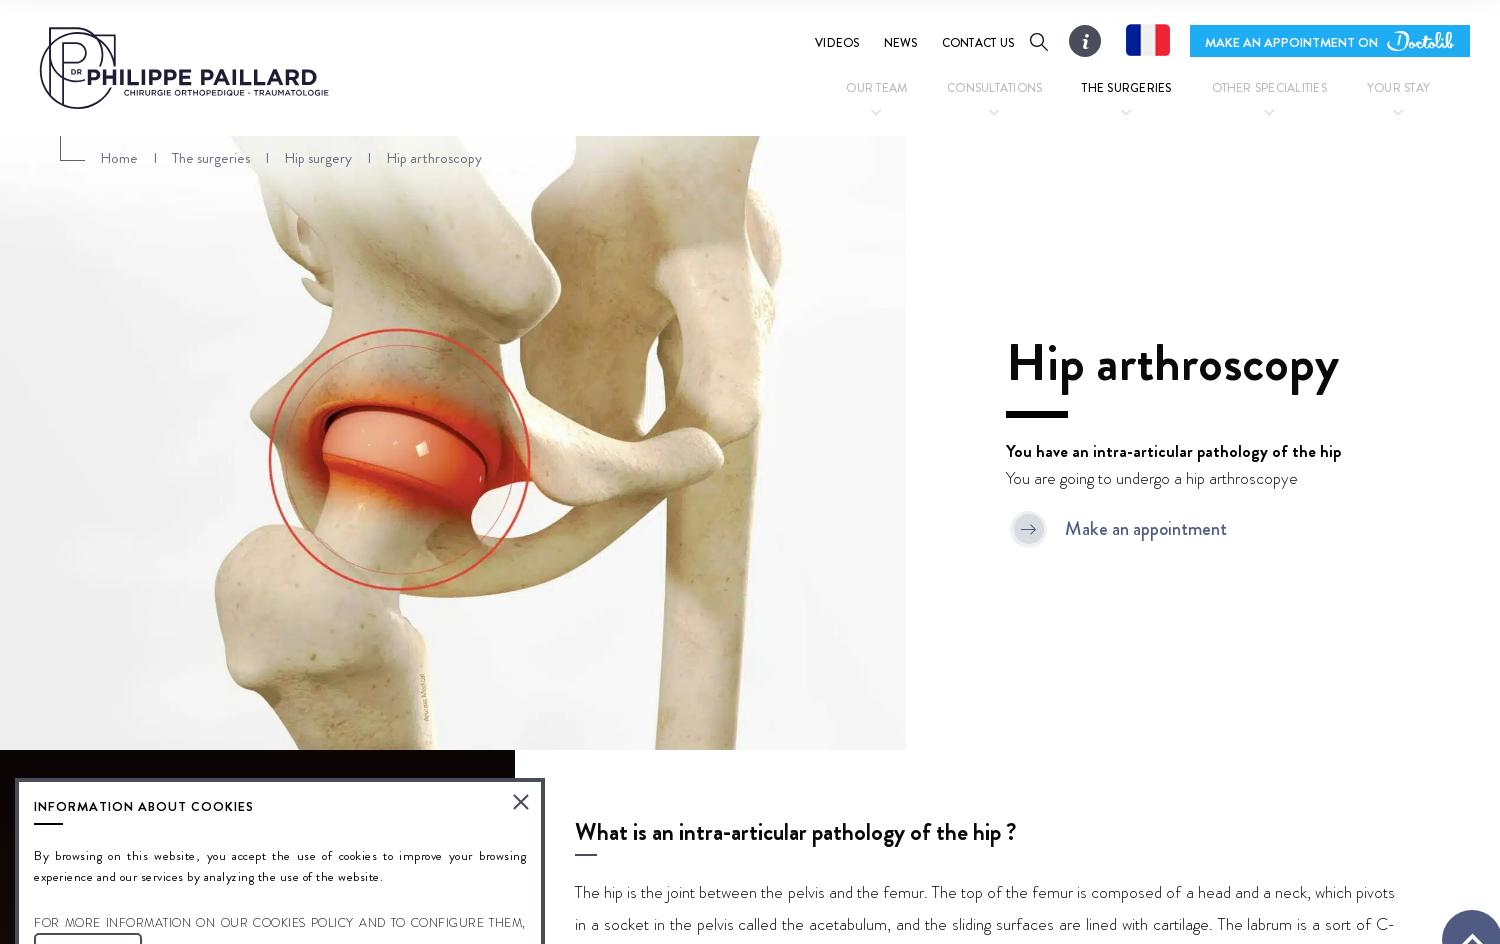  Describe the element at coordinates (1284, 229) in the screenshot. I see `'Endermotherapy'` at that location.